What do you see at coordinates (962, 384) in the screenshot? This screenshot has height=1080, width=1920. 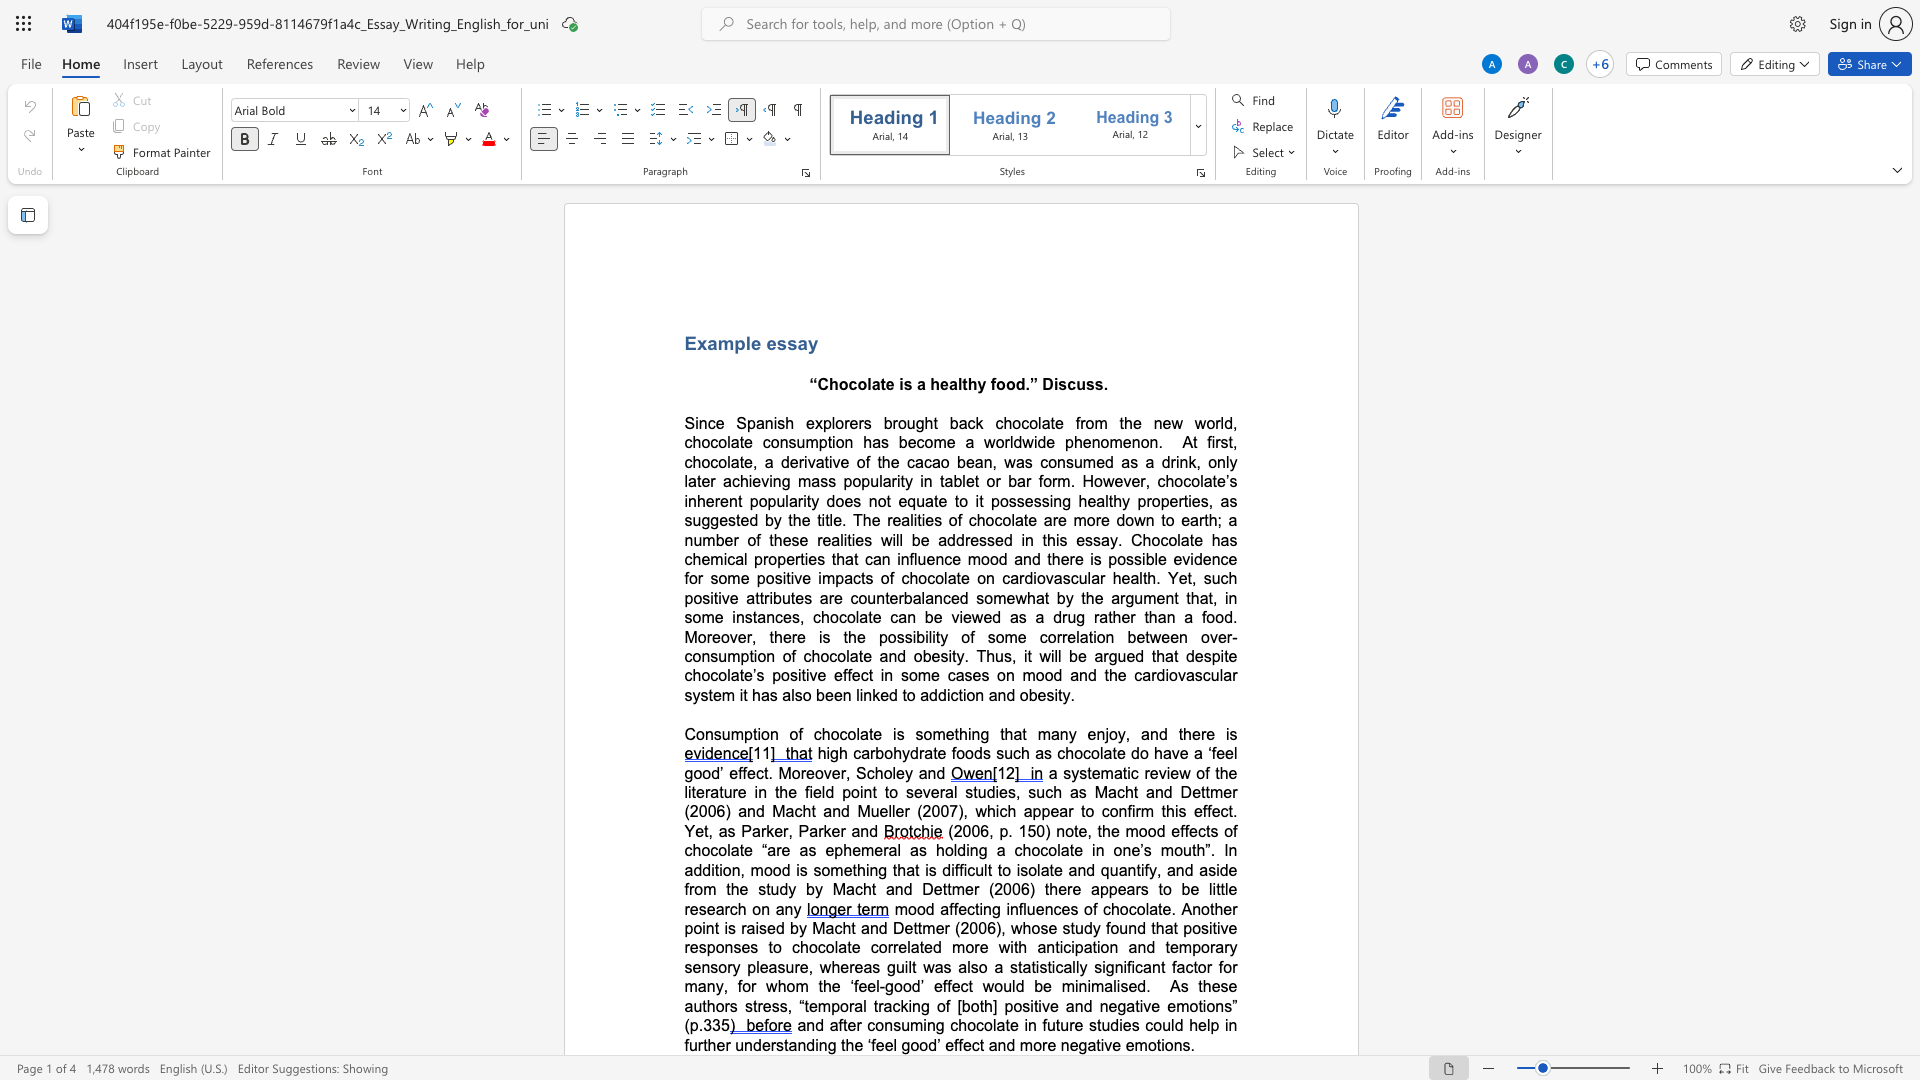 I see `the space between the continuous character "l" and "t" in the text` at bounding box center [962, 384].